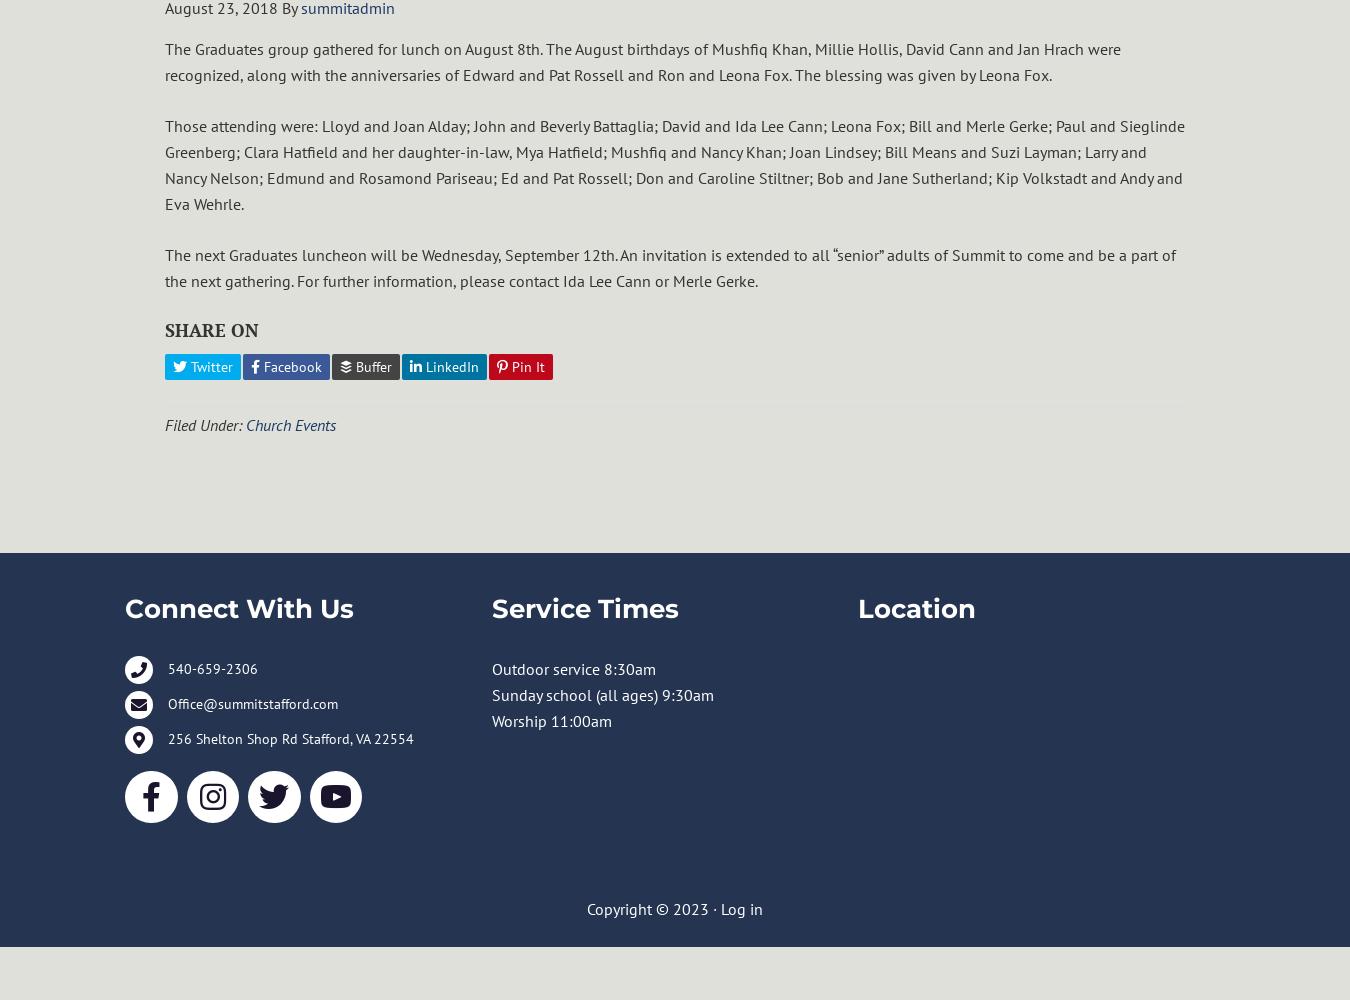 The image size is (1350, 1000). What do you see at coordinates (584, 608) in the screenshot?
I see `'Service Times'` at bounding box center [584, 608].